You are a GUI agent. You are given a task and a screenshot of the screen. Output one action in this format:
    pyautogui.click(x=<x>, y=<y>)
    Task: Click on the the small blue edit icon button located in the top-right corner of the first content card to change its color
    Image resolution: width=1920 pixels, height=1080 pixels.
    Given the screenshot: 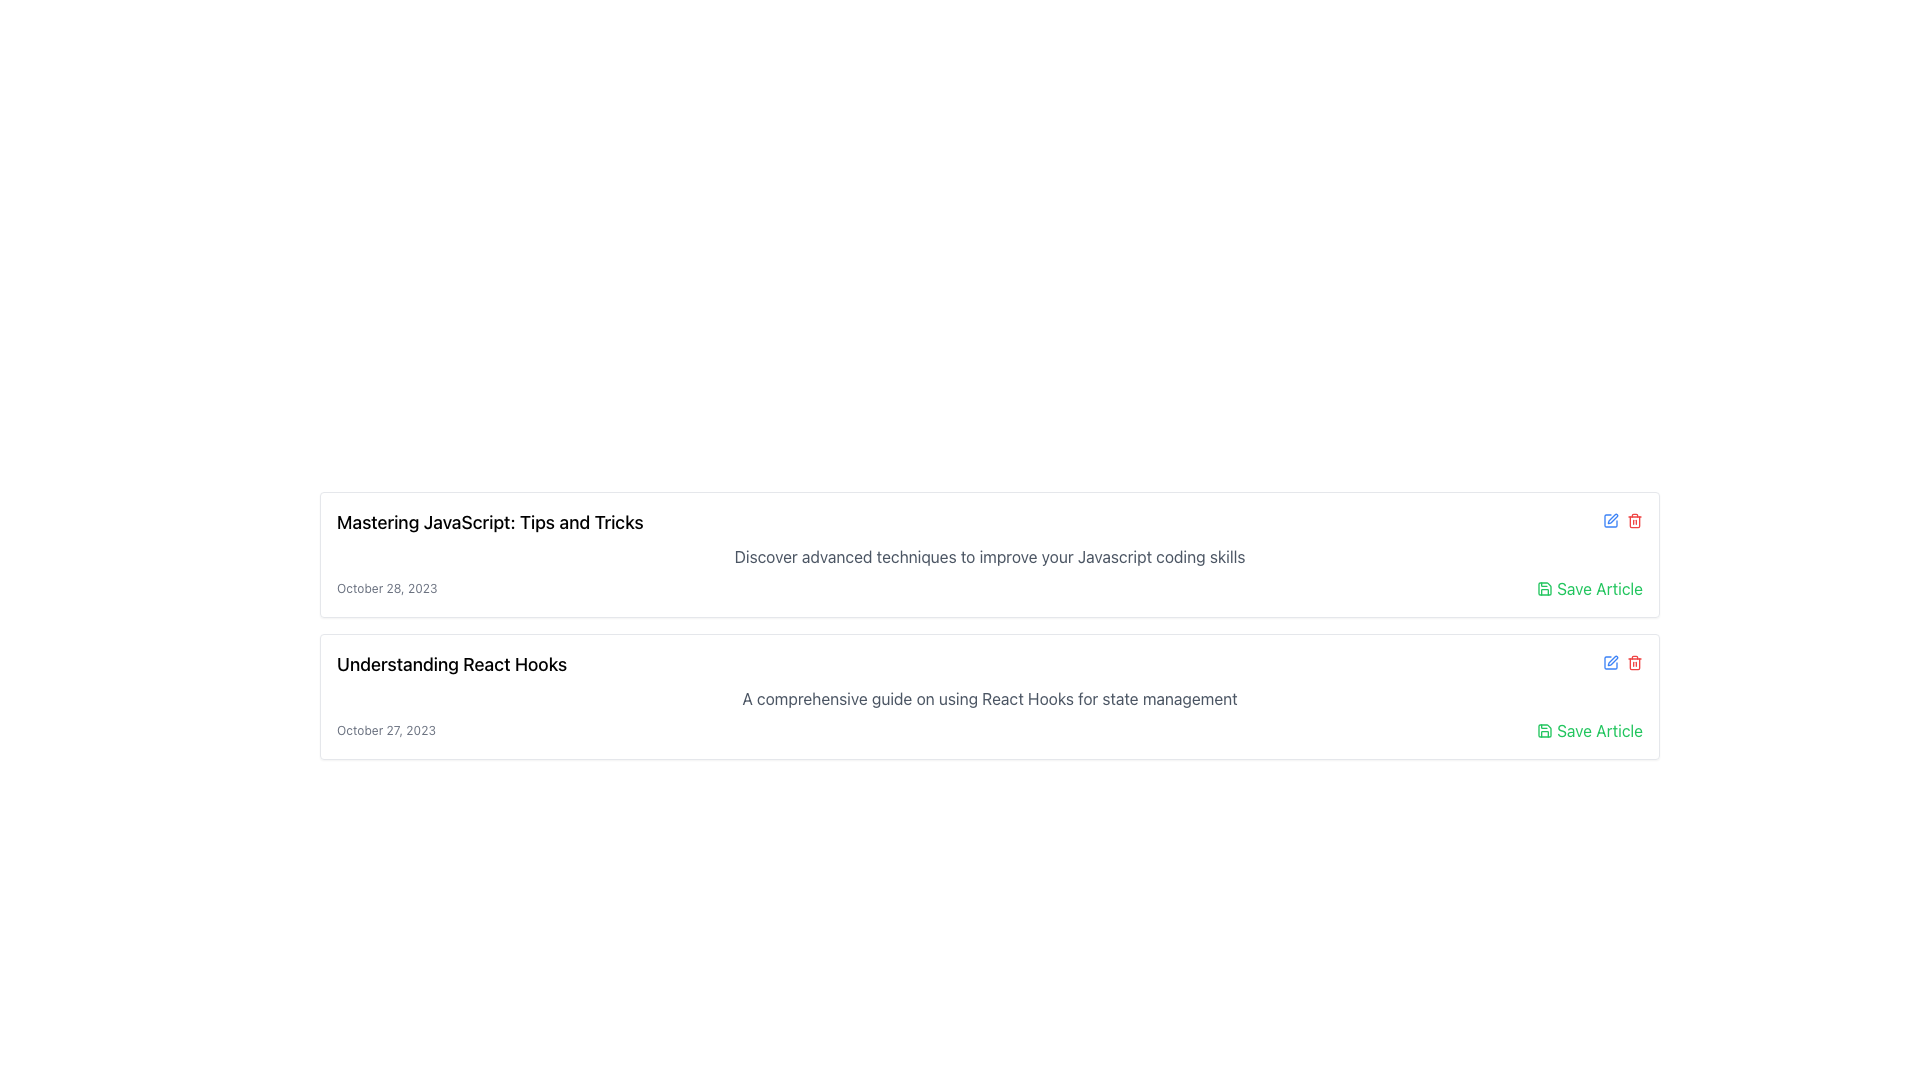 What is the action you would take?
    pyautogui.click(x=1611, y=519)
    